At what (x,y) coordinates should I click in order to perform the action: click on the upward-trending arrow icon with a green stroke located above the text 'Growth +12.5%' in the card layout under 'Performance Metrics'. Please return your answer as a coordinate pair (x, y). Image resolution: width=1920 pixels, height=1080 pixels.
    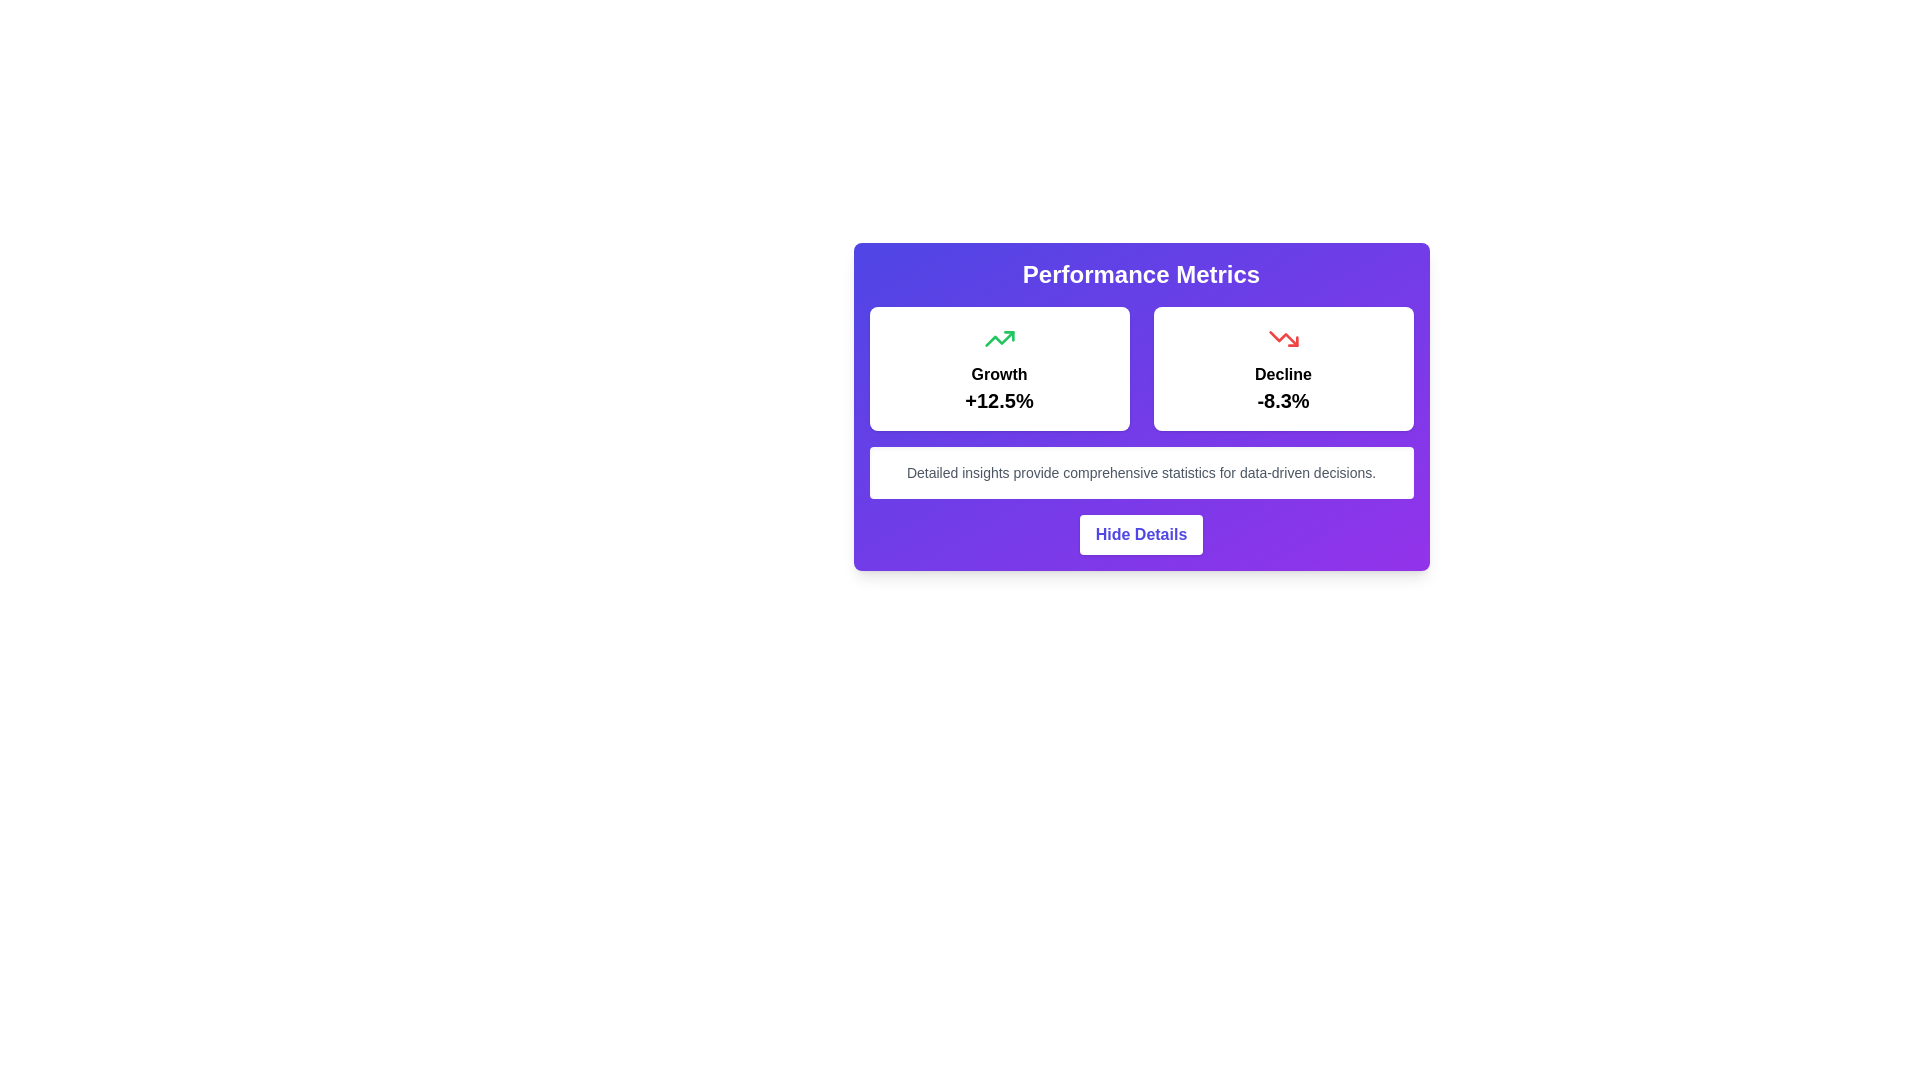
    Looking at the image, I should click on (999, 338).